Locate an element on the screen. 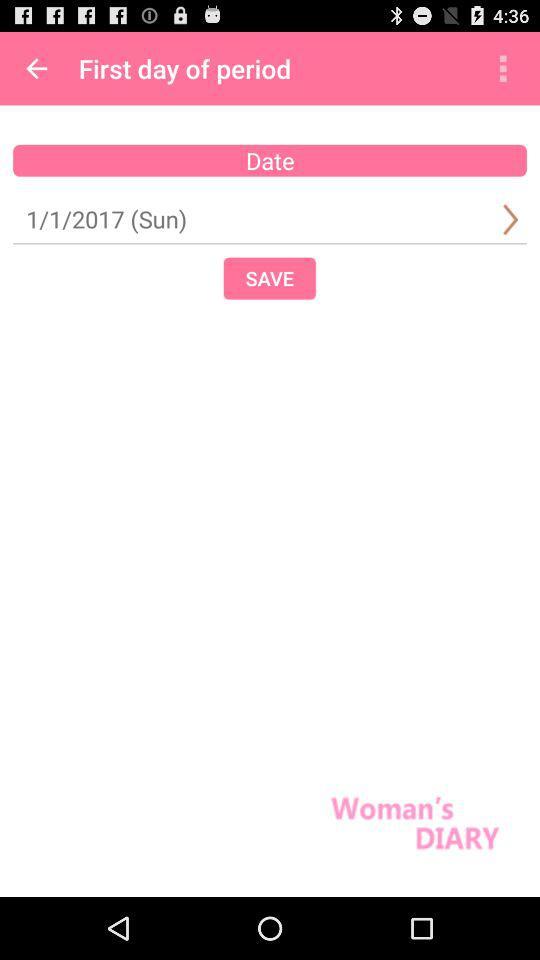  the item next to first day of app is located at coordinates (502, 68).